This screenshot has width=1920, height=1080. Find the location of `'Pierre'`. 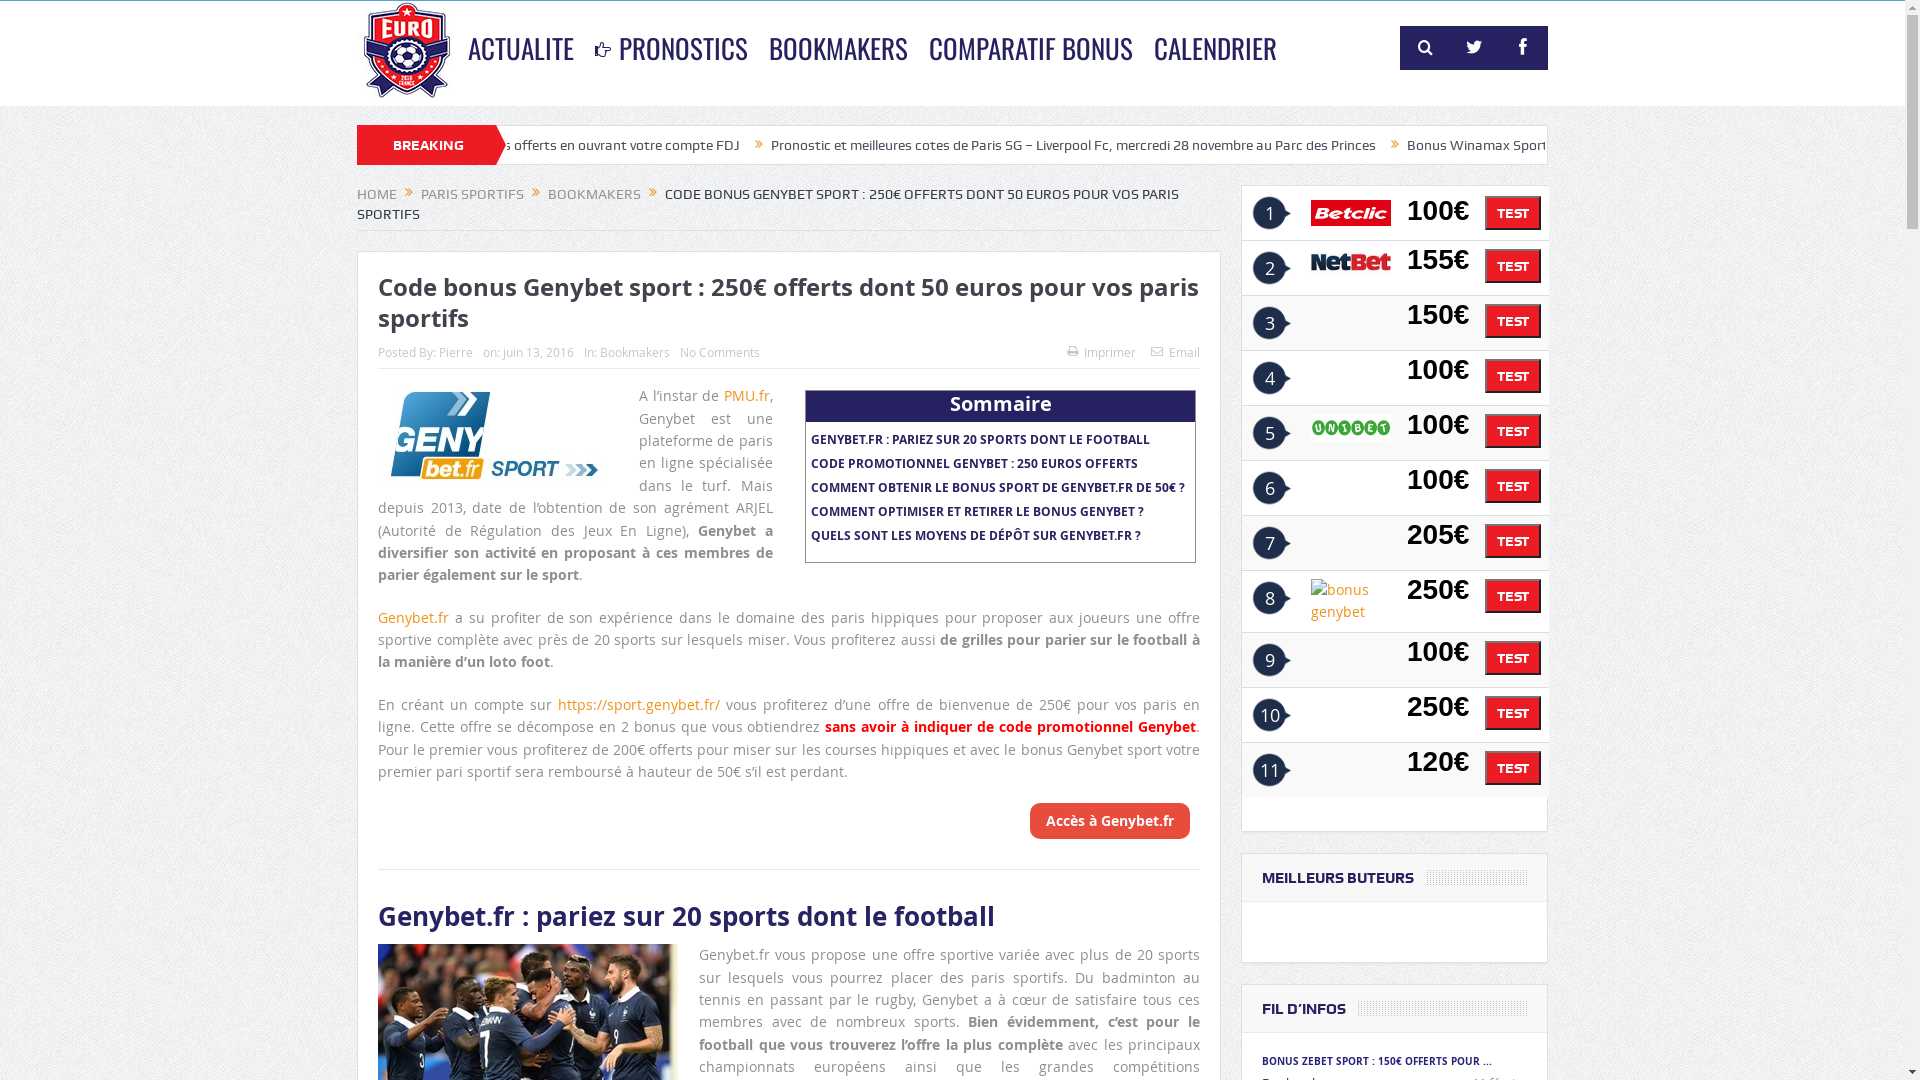

'Pierre' is located at coordinates (455, 350).